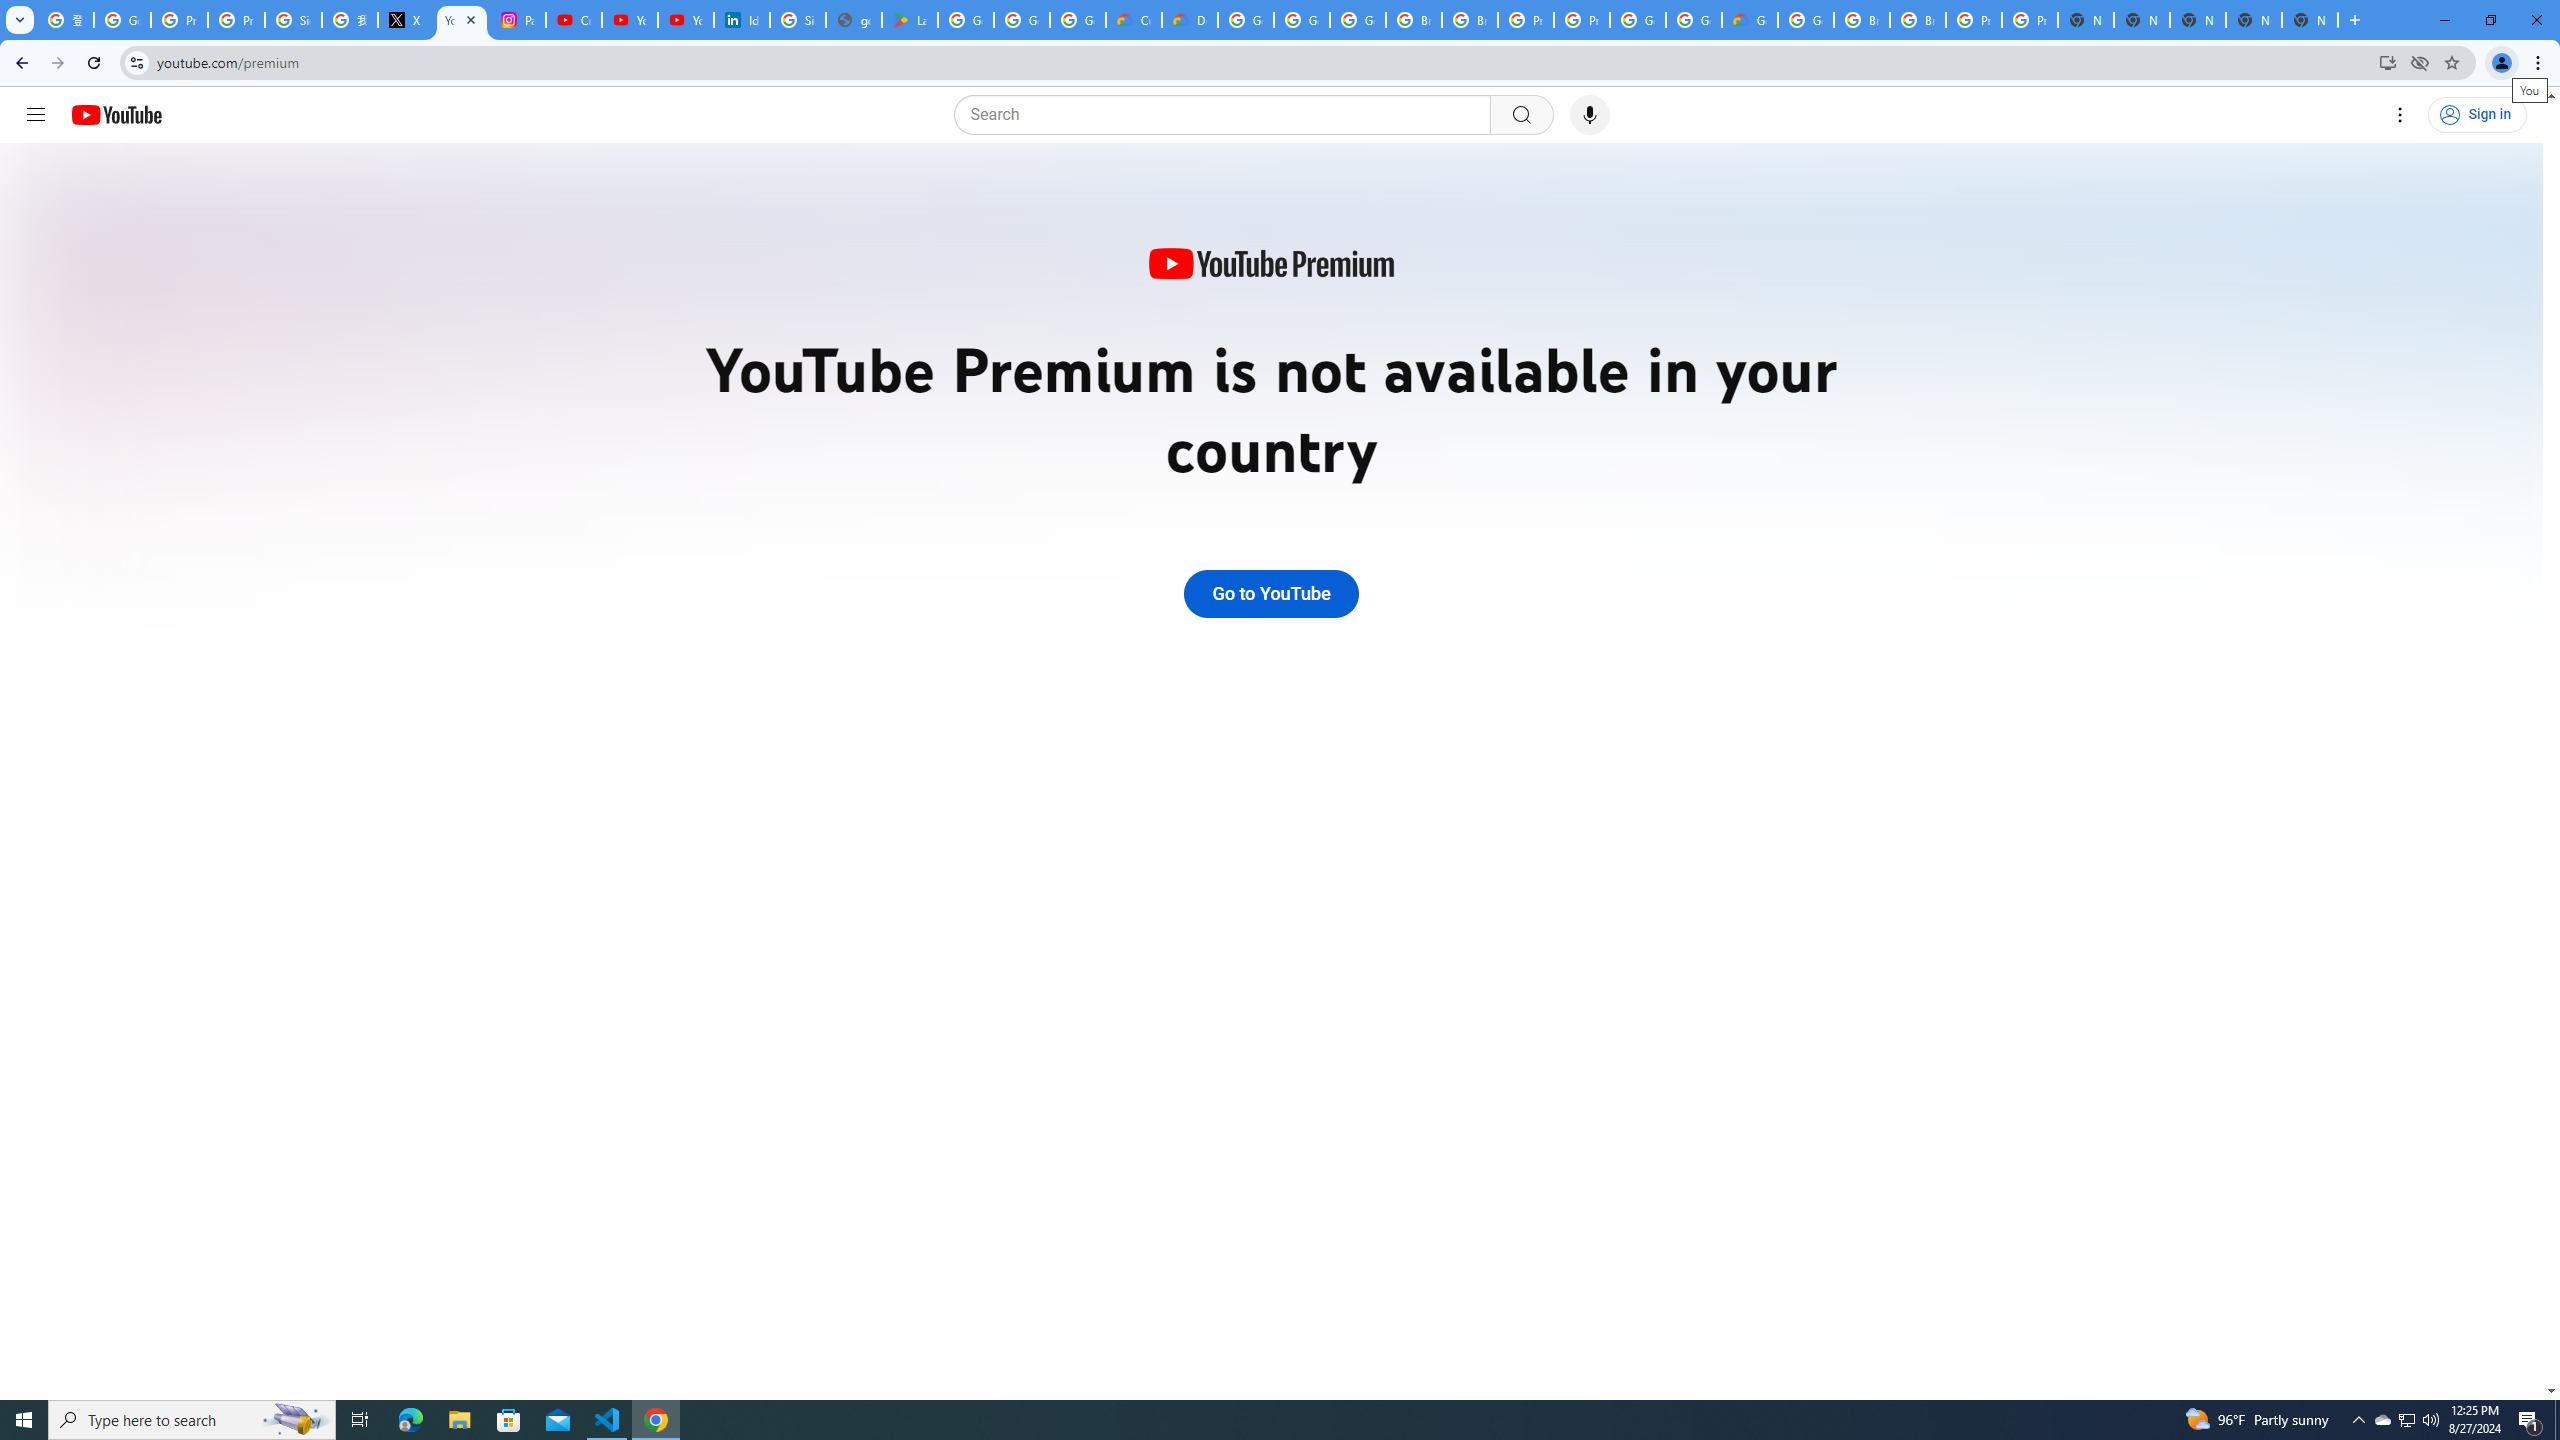 The image size is (2560, 1440). Describe the element at coordinates (1133, 19) in the screenshot. I see `'Customer Care | Google Cloud'` at that location.